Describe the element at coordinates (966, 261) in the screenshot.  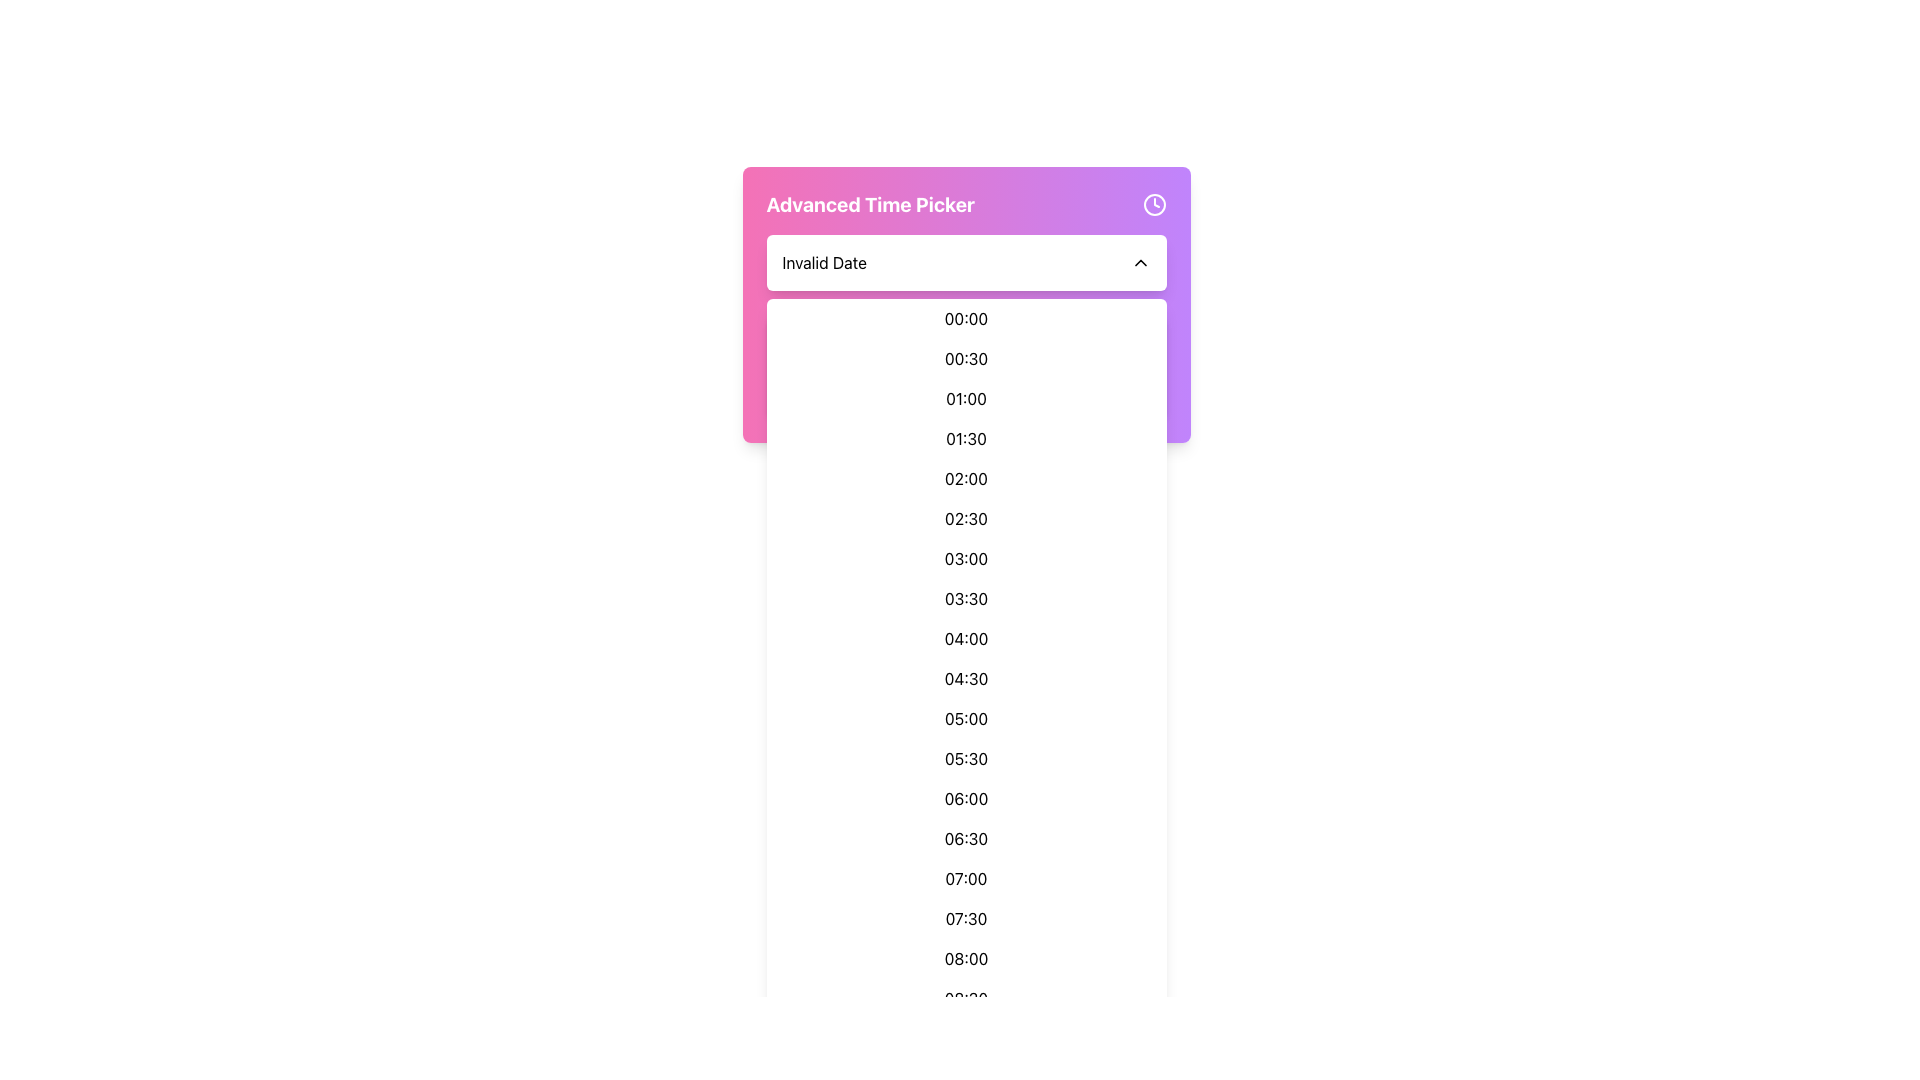
I see `the dropdown input field labeled 'Invalid Date'` at that location.